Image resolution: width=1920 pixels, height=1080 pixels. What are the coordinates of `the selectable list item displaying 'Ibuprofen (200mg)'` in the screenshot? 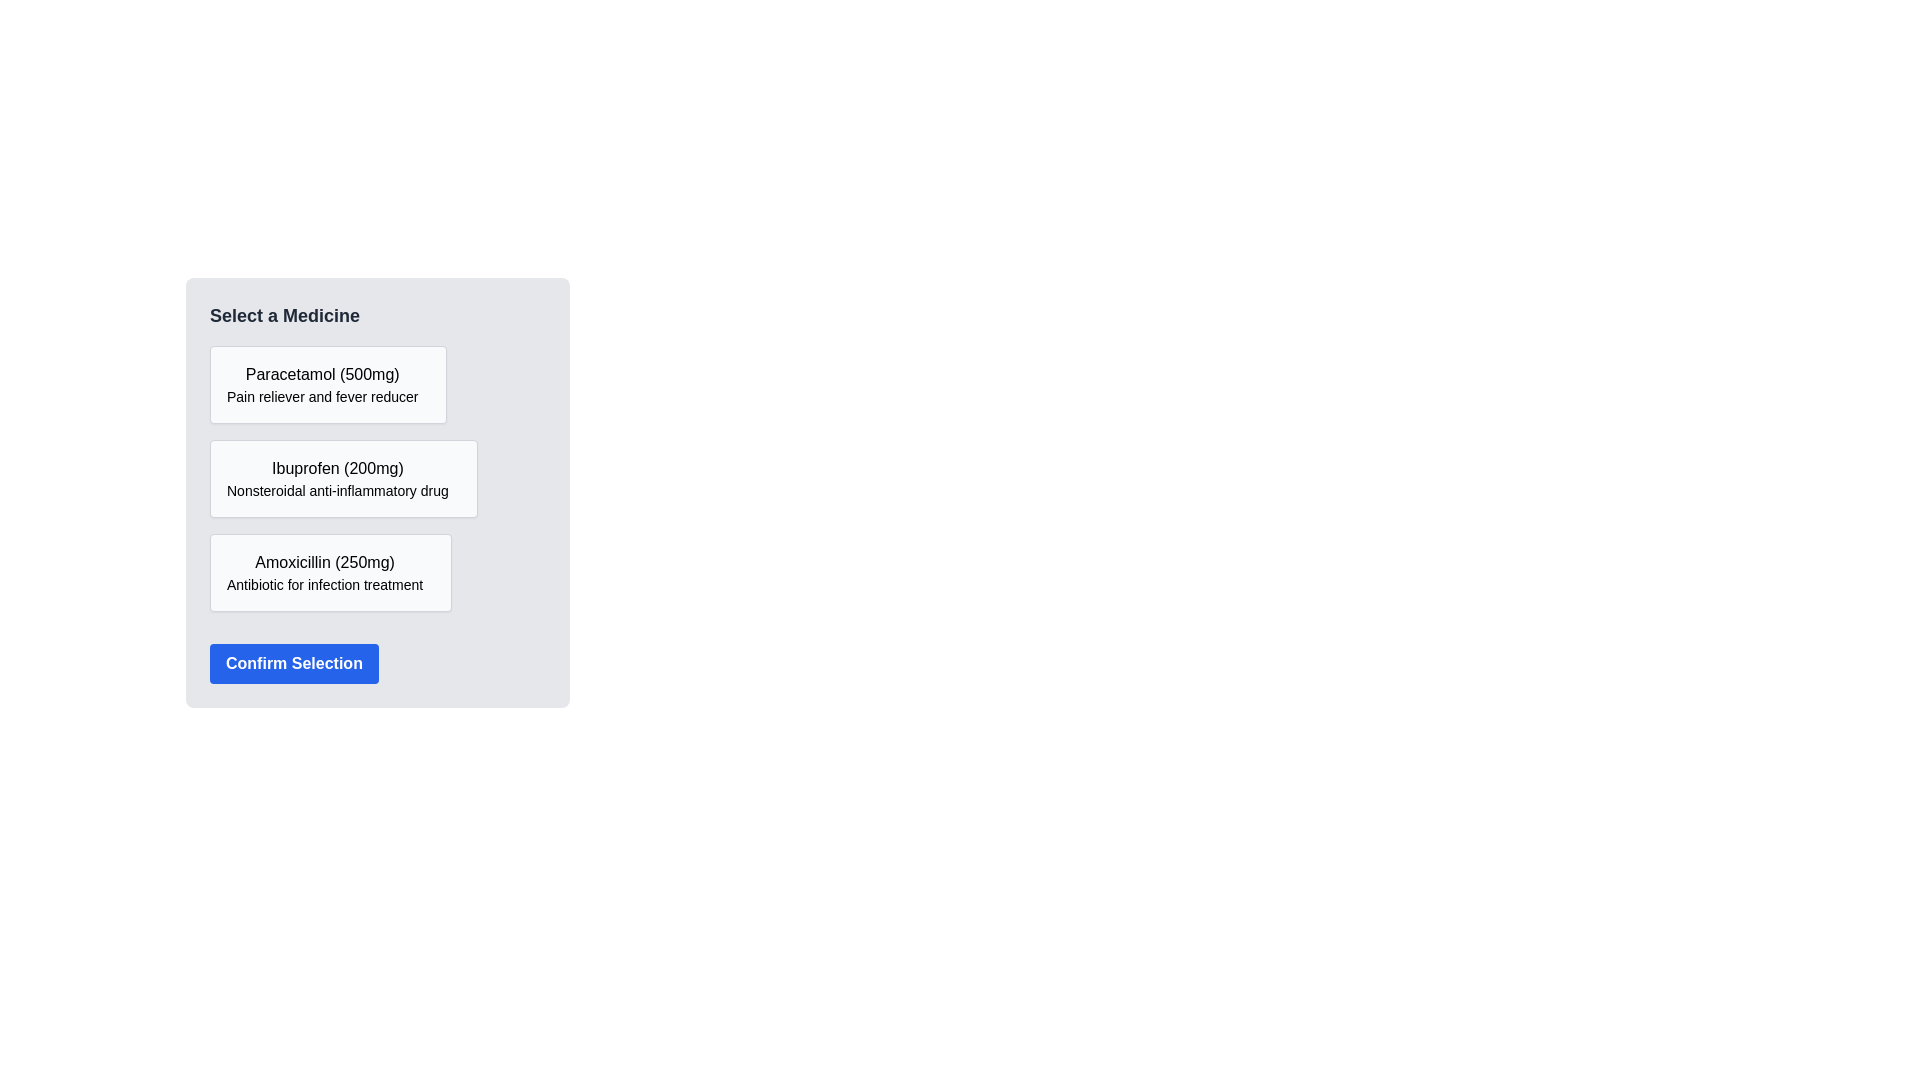 It's located at (343, 478).